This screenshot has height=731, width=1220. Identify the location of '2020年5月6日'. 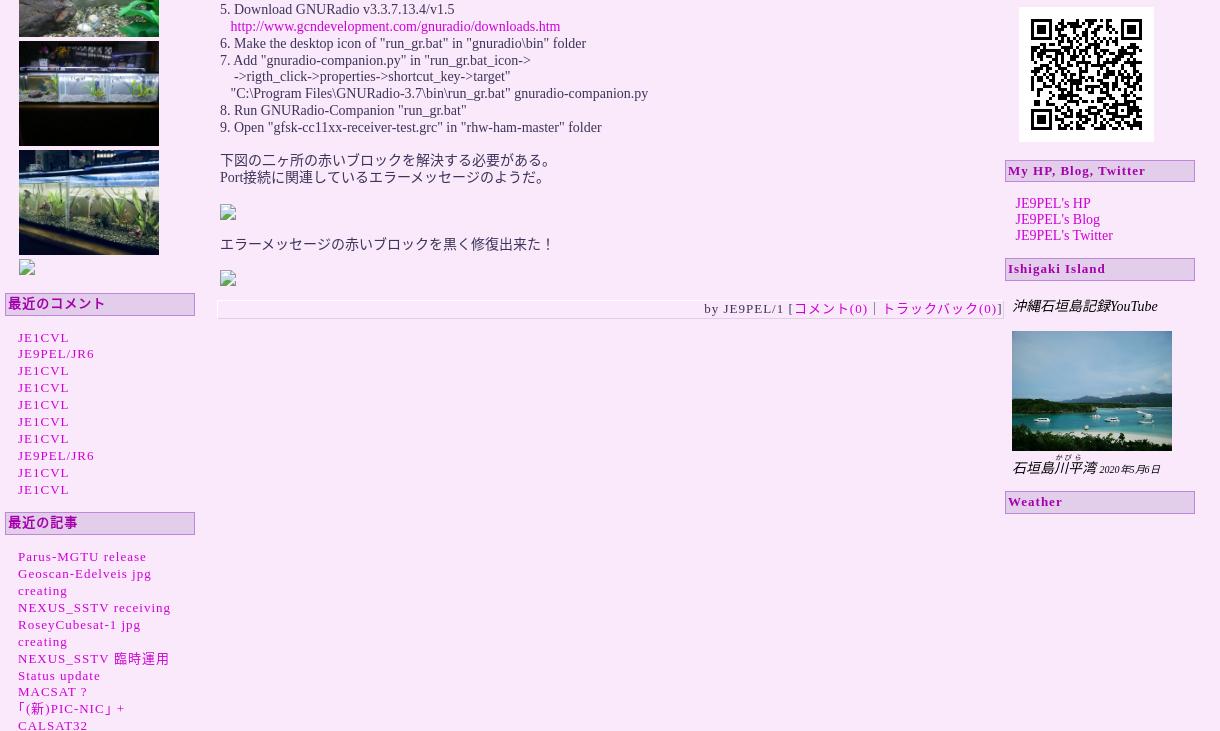
(1128, 469).